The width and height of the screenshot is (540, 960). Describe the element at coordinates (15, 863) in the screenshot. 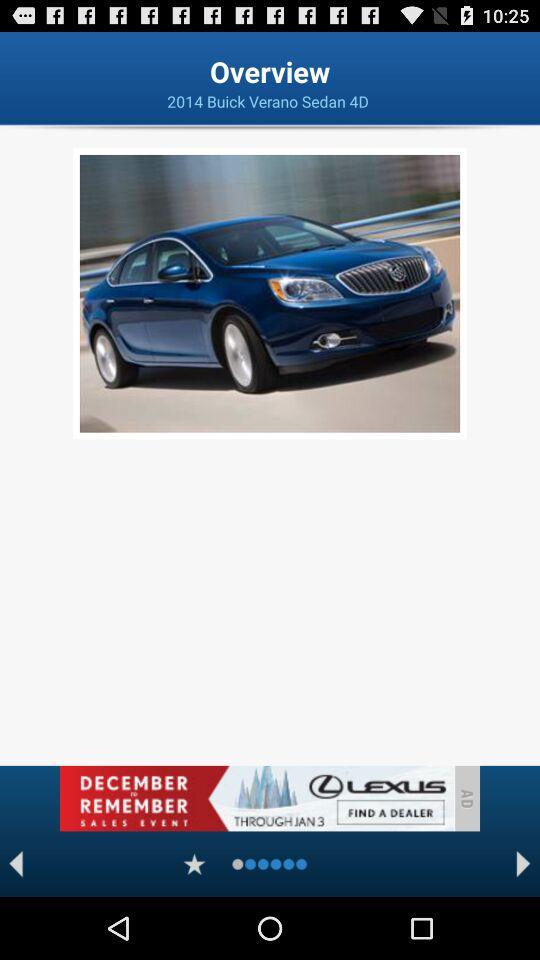

I see `backword option` at that location.